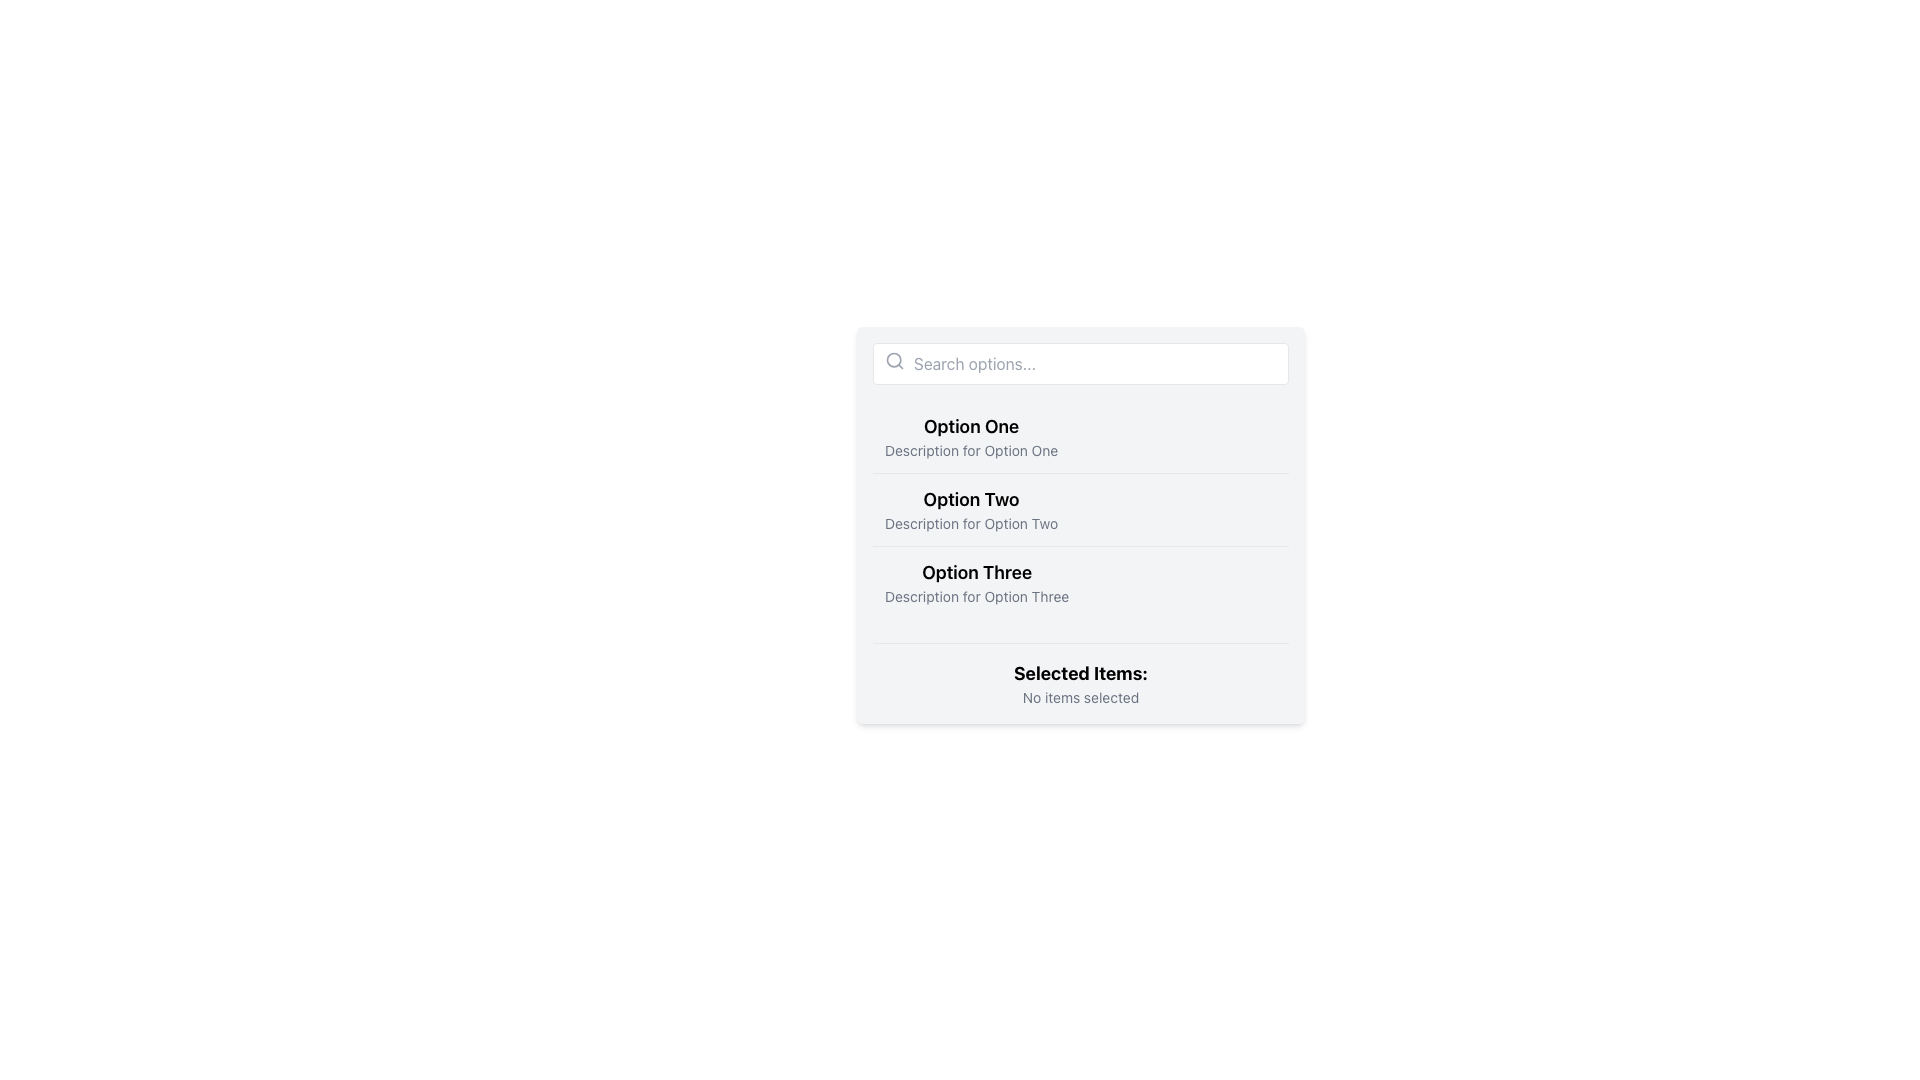 This screenshot has height=1080, width=1920. I want to click on the list of options, so click(1079, 523).